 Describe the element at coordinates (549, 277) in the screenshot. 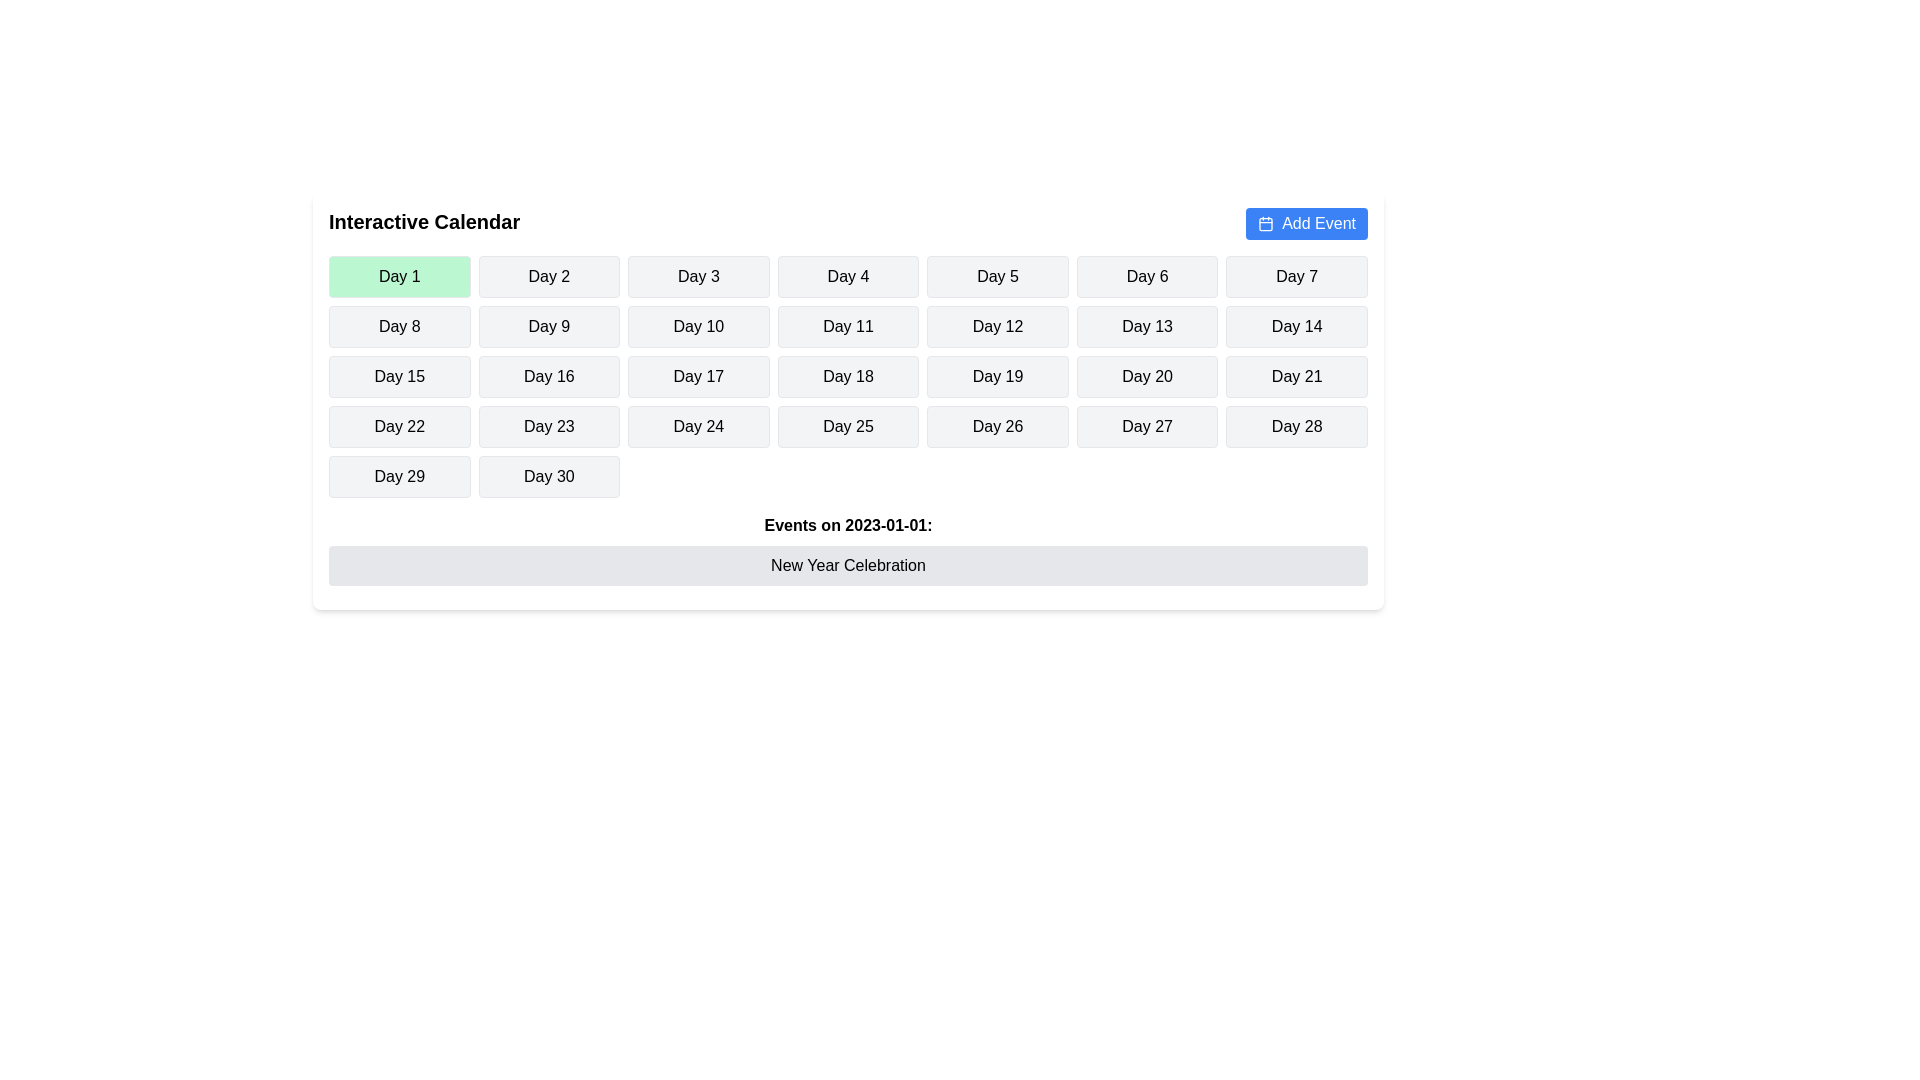

I see `the second day button in the calendar grid` at that location.